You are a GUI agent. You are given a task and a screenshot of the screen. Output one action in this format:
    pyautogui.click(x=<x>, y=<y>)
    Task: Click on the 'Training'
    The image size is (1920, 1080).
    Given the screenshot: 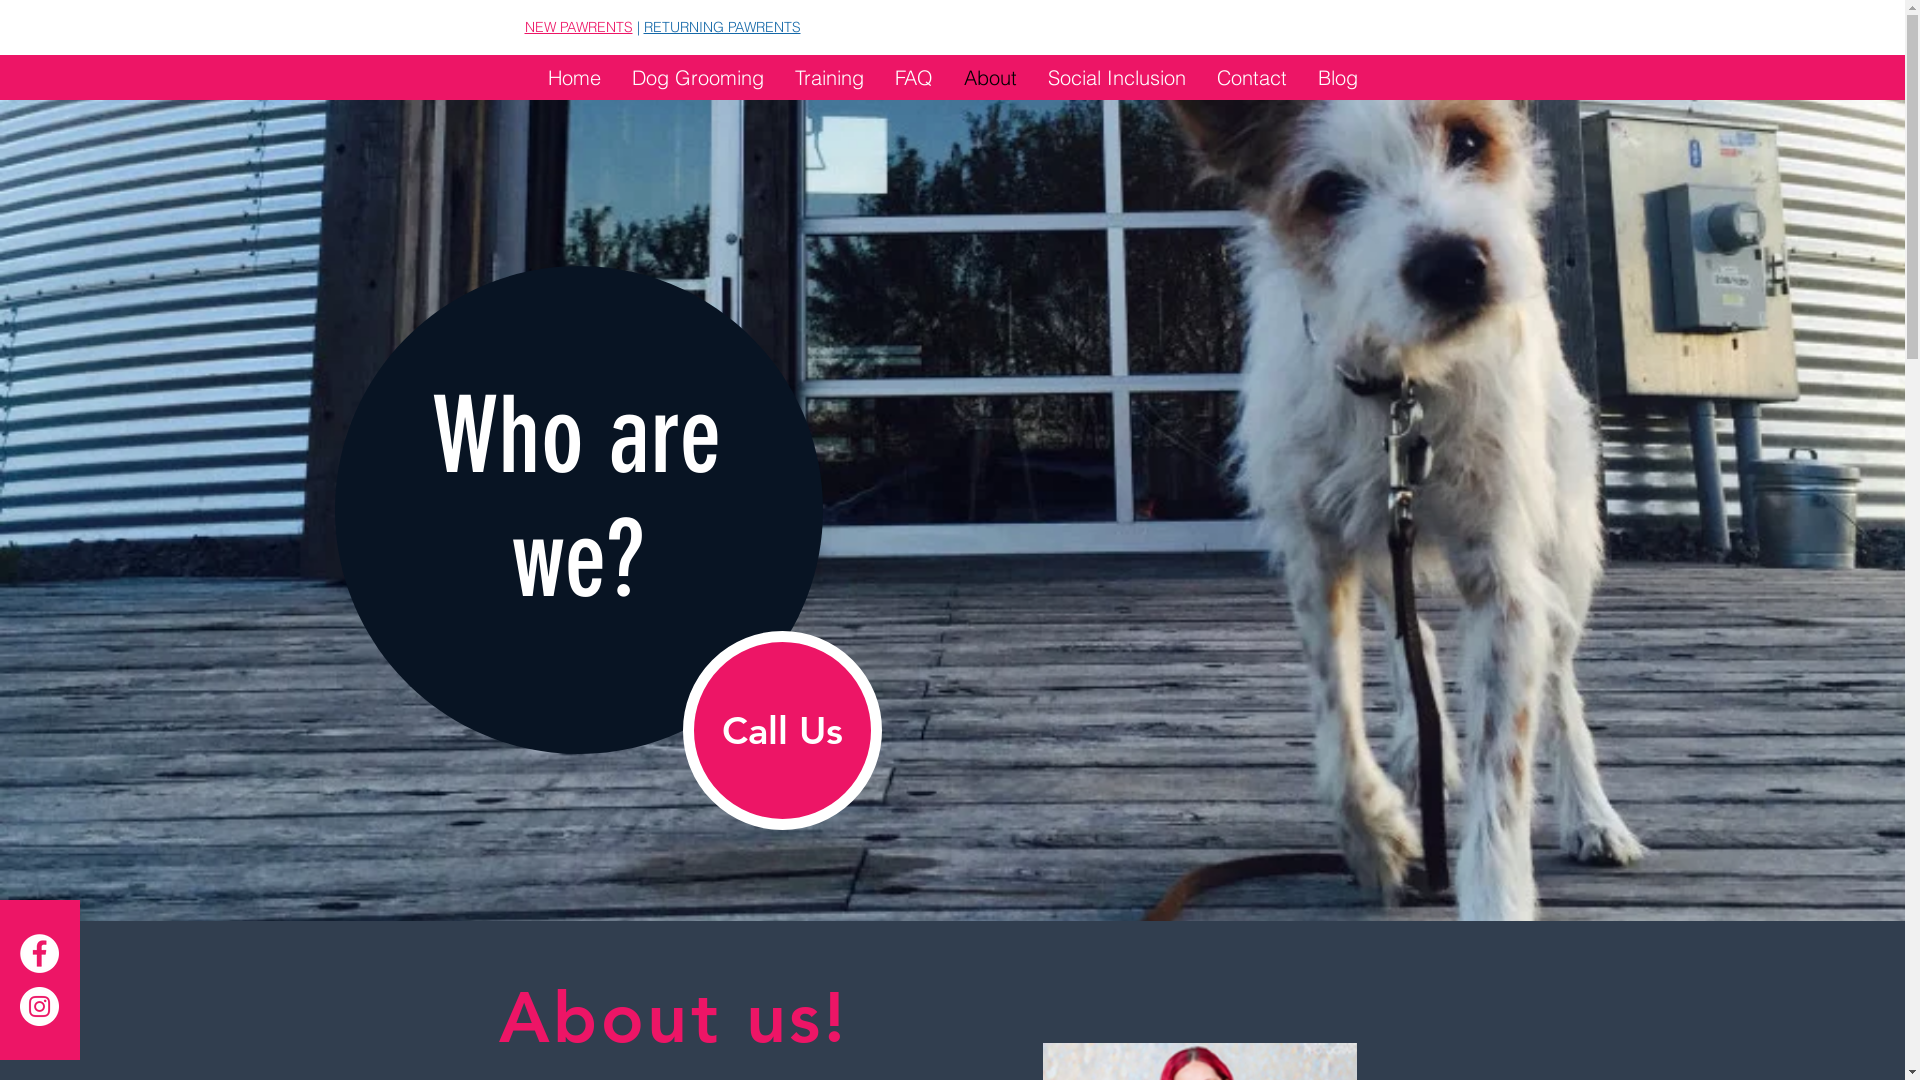 What is the action you would take?
    pyautogui.click(x=829, y=76)
    